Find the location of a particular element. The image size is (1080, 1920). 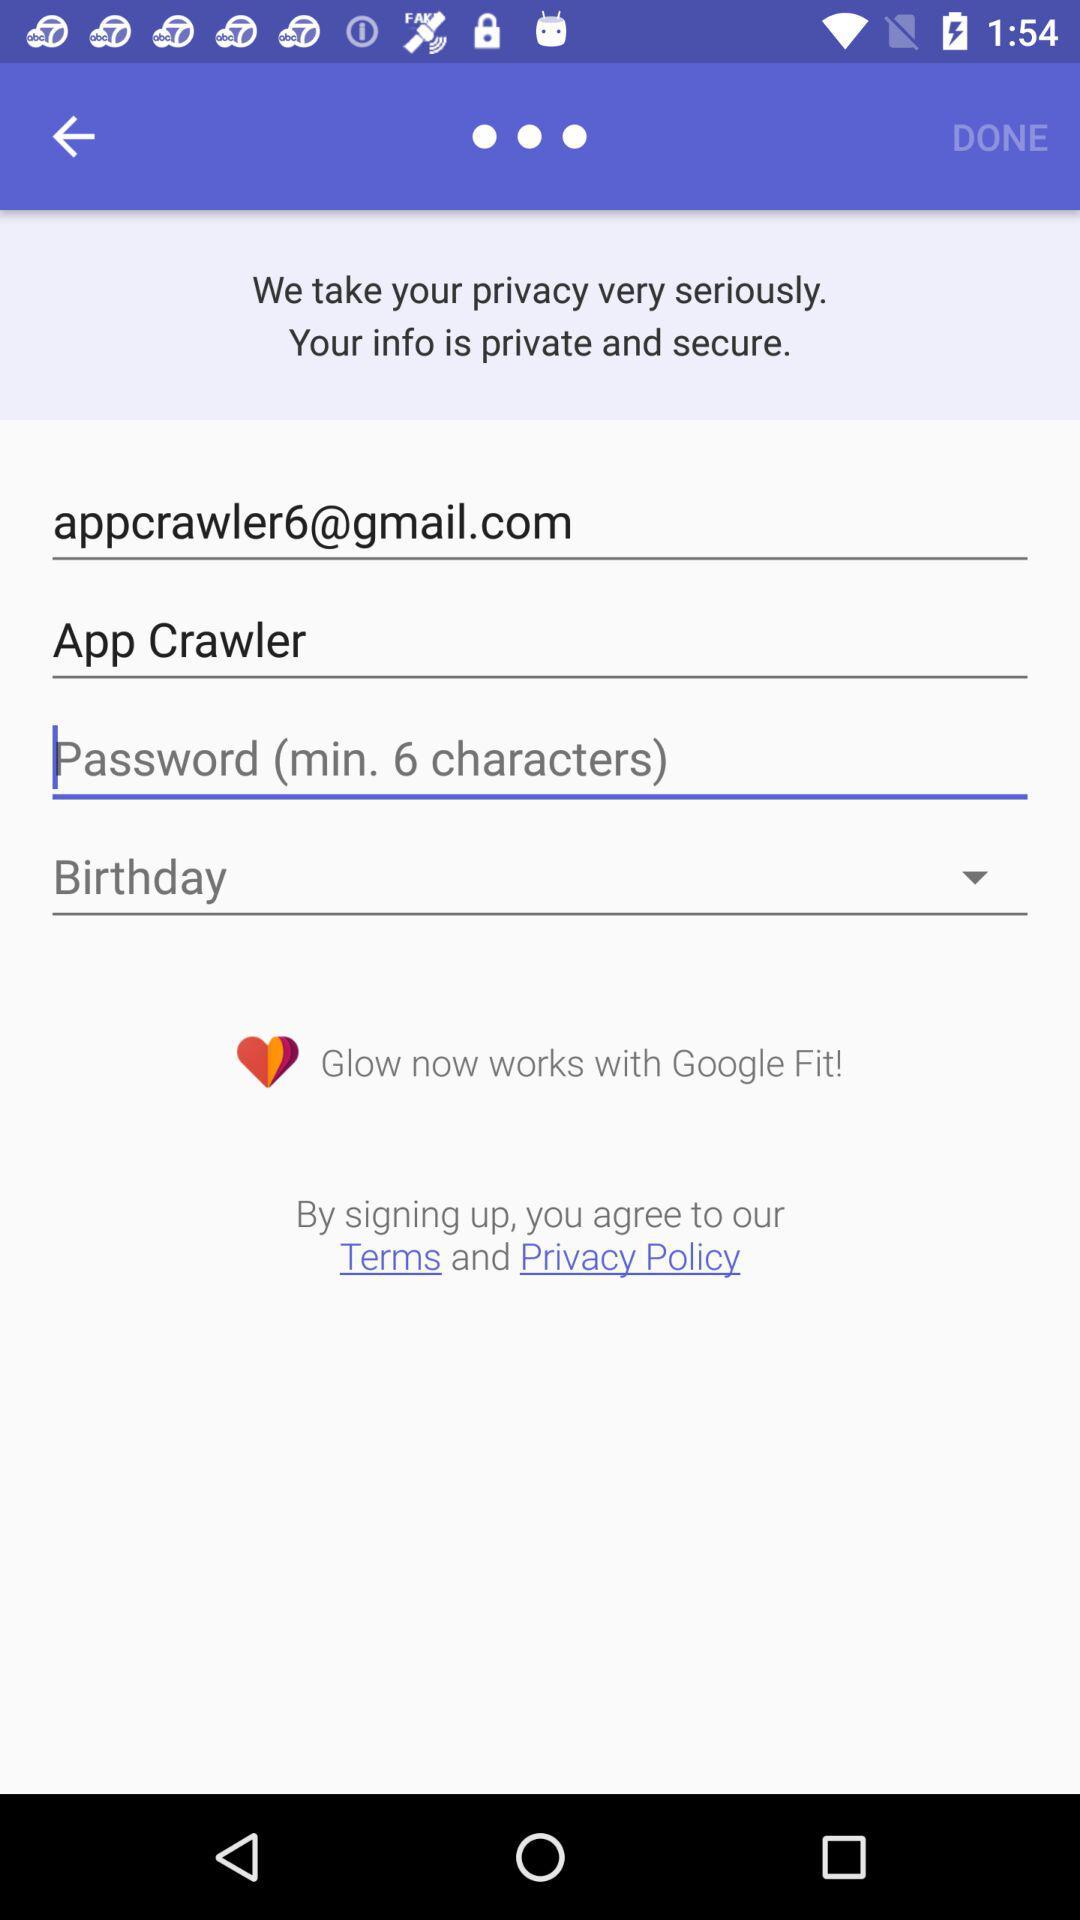

to add password in this space is located at coordinates (540, 757).